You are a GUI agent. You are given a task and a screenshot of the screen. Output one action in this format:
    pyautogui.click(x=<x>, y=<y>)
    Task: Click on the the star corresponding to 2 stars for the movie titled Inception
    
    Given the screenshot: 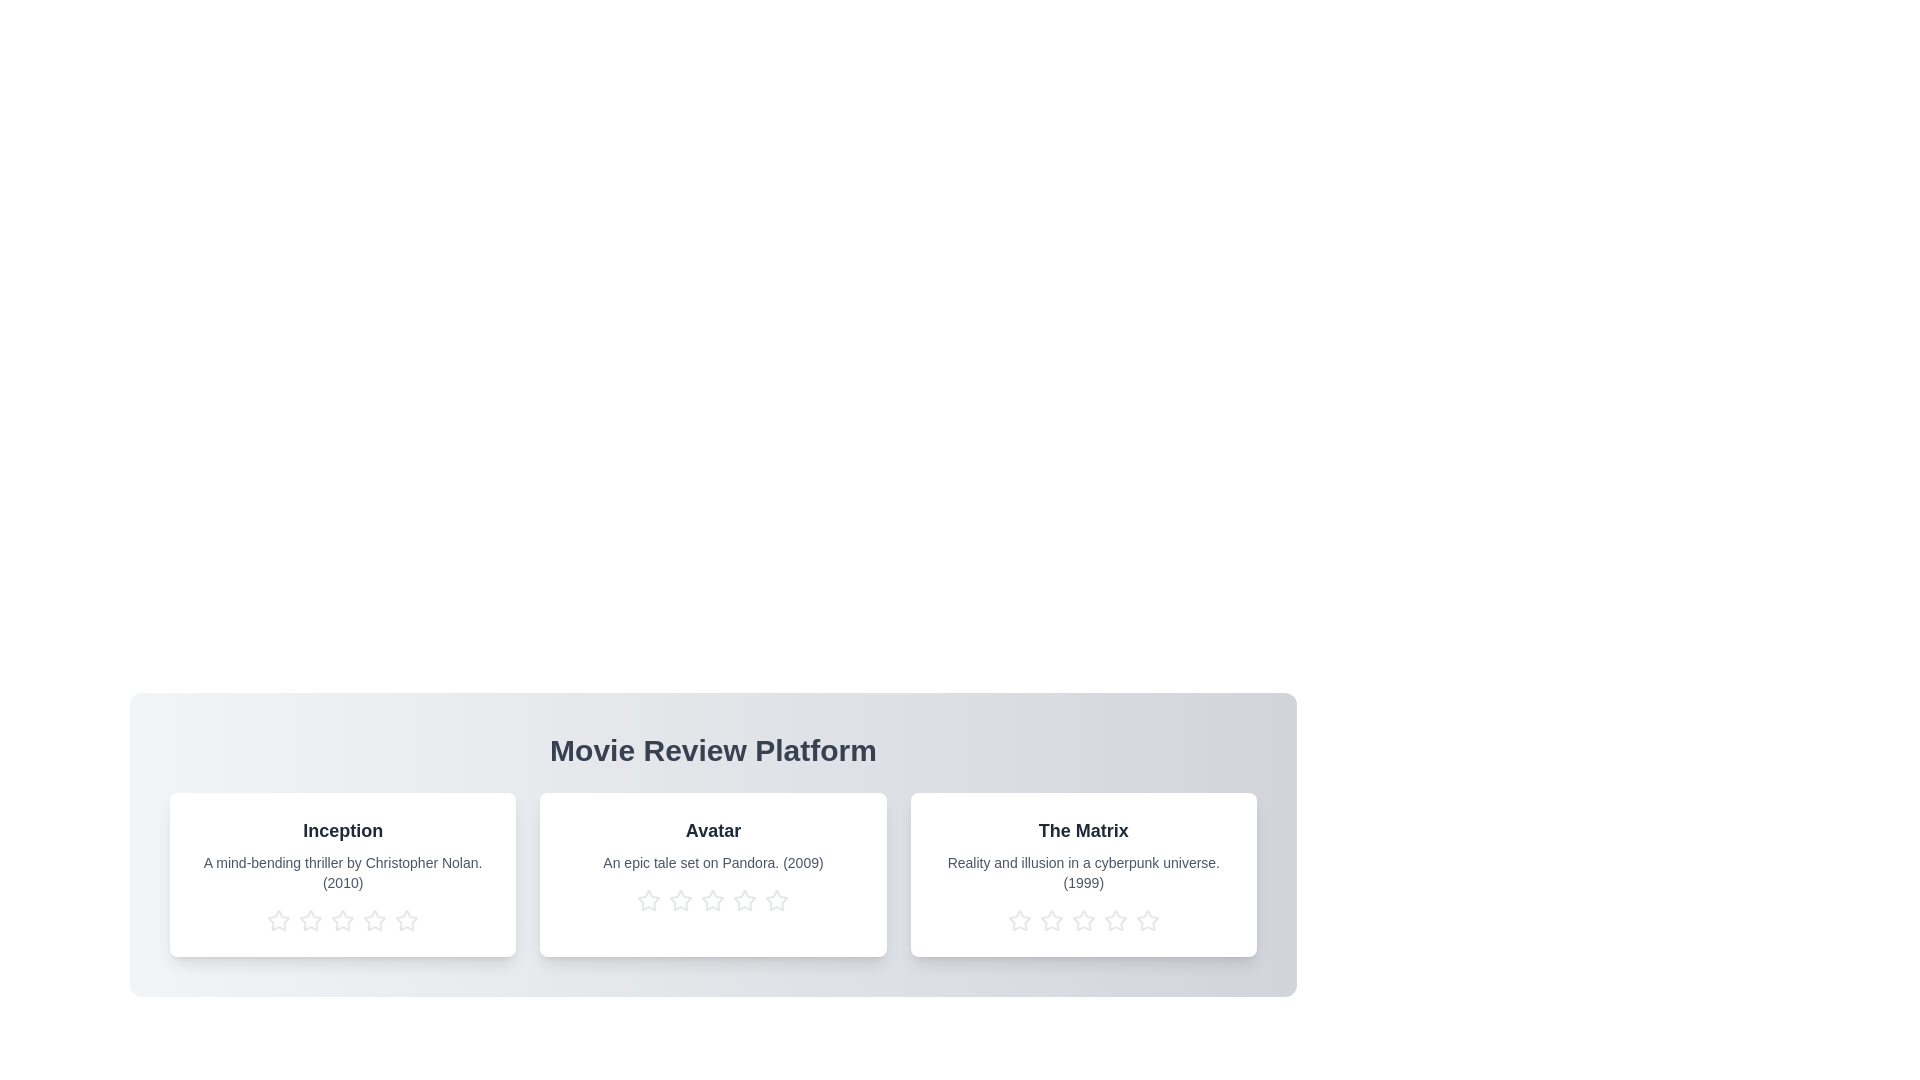 What is the action you would take?
    pyautogui.click(x=310, y=921)
    